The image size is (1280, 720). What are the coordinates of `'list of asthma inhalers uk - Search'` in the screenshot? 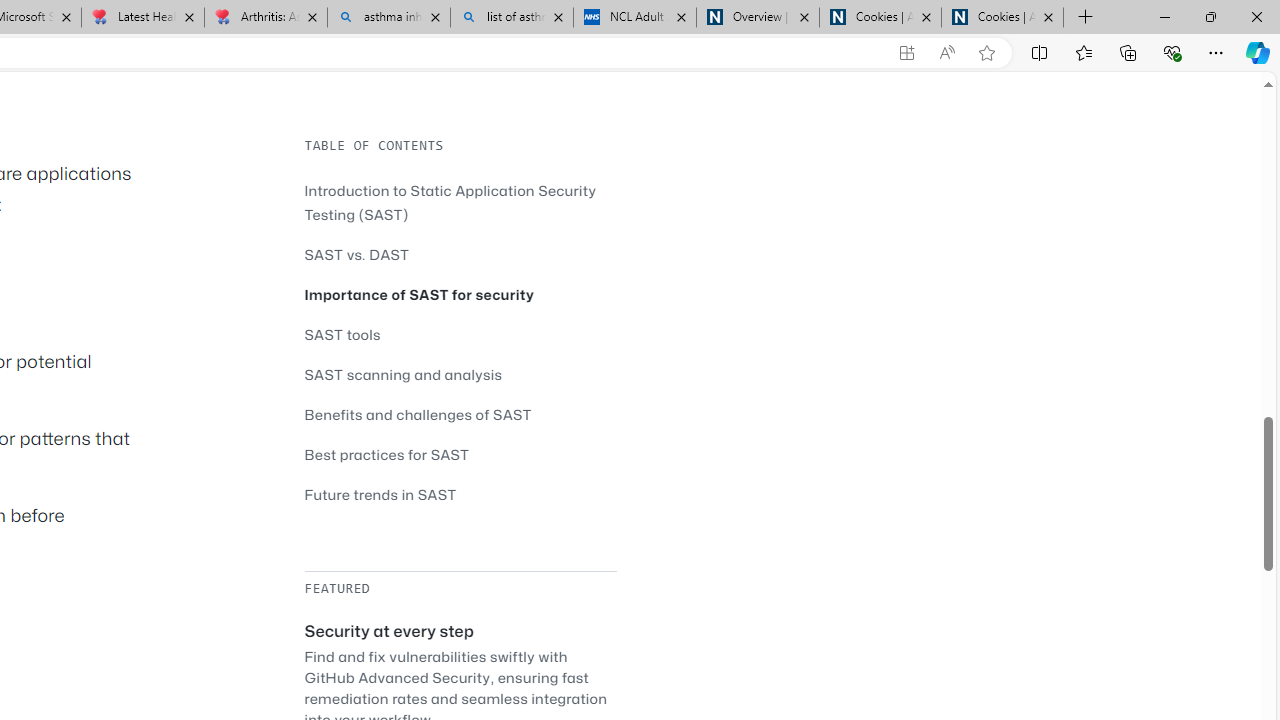 It's located at (512, 17).